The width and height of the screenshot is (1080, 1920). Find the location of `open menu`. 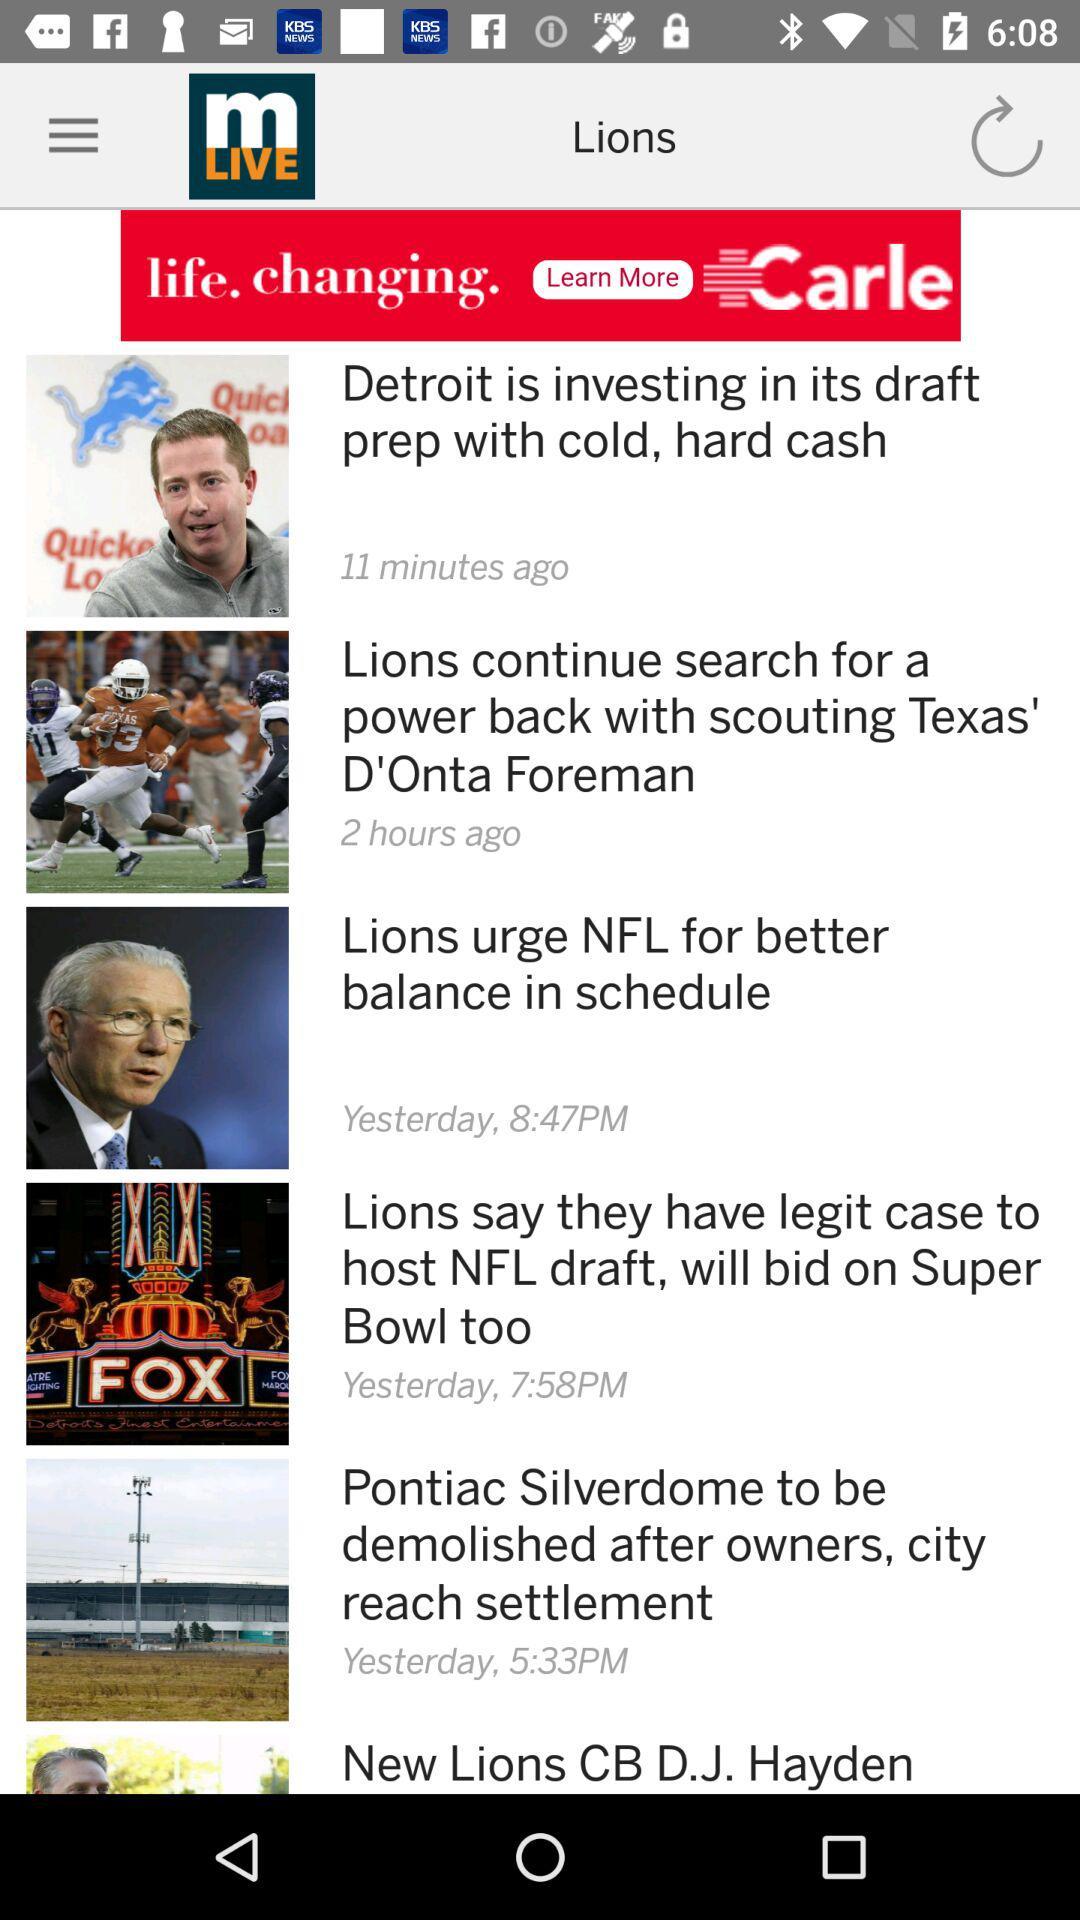

open menu is located at coordinates (72, 135).